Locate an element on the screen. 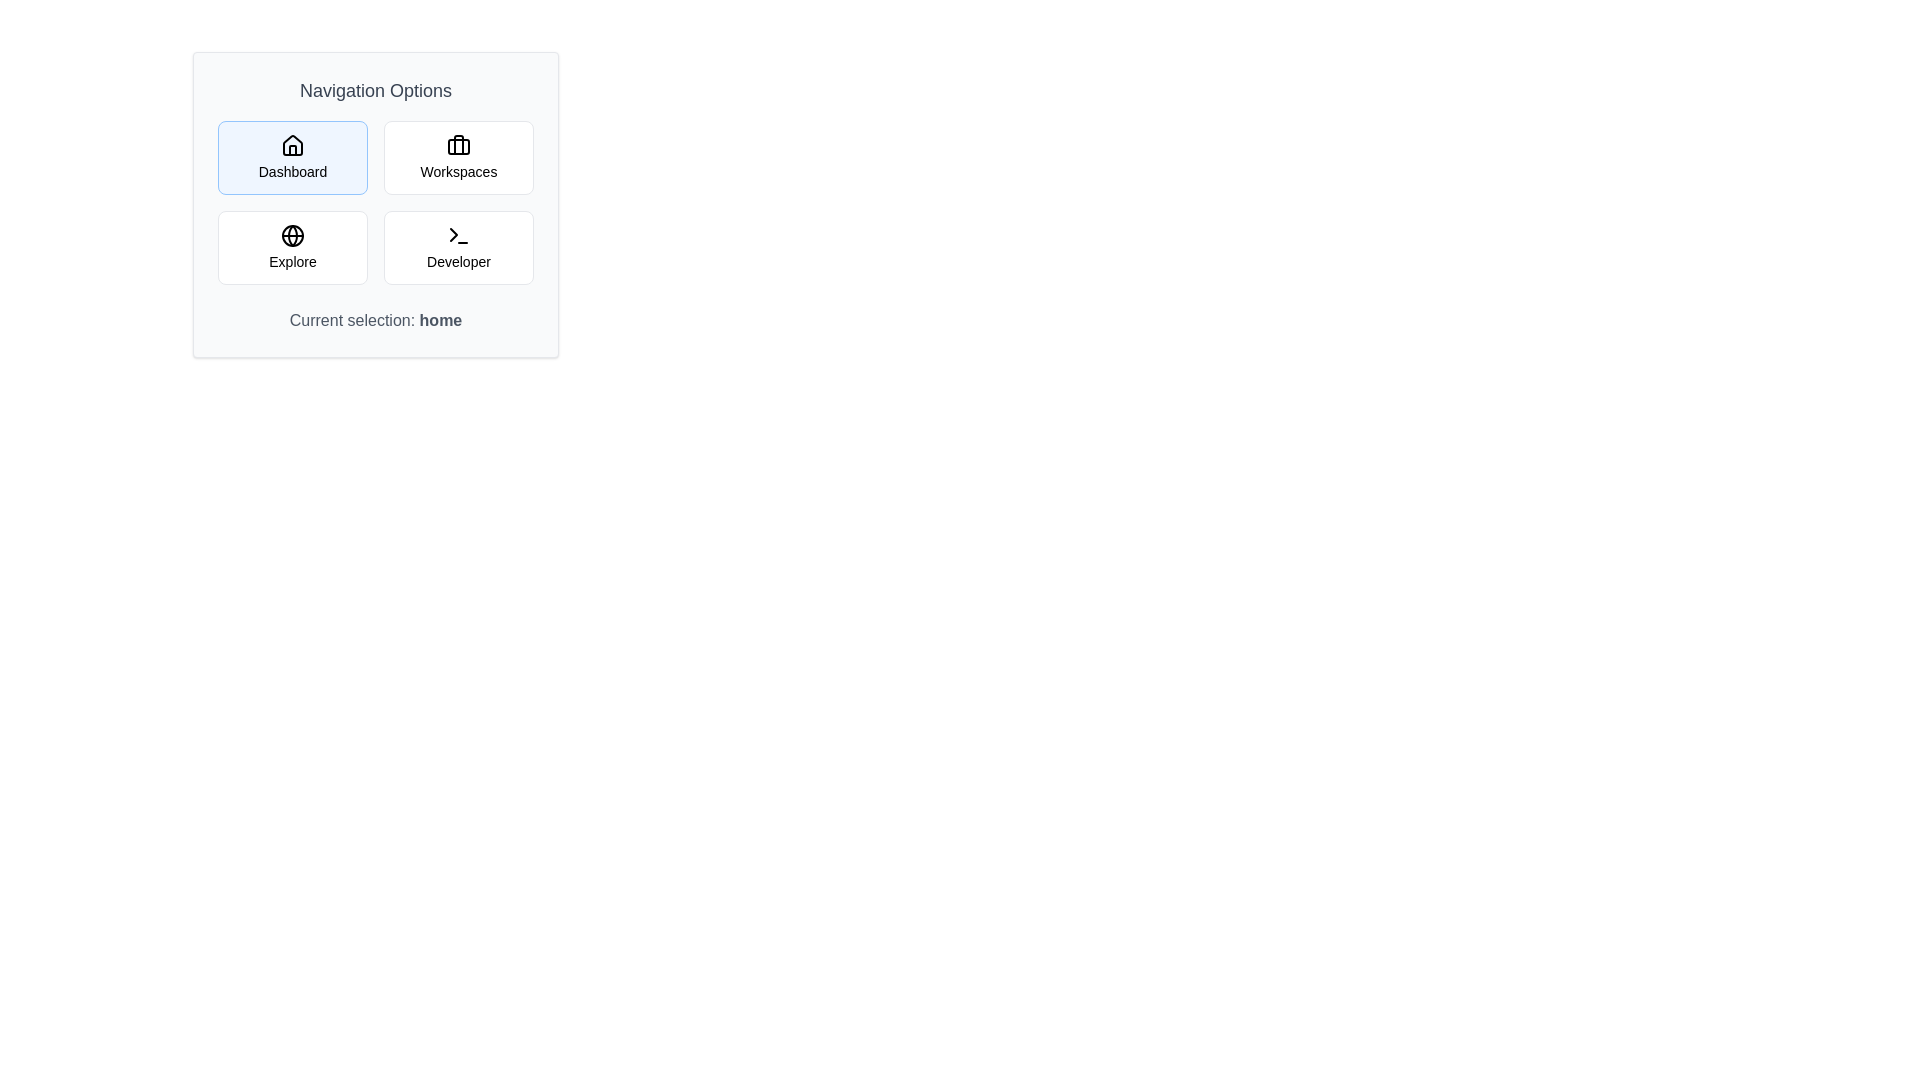 Image resolution: width=1920 pixels, height=1080 pixels. the current selection text displayed below the navigation options is located at coordinates (375, 319).